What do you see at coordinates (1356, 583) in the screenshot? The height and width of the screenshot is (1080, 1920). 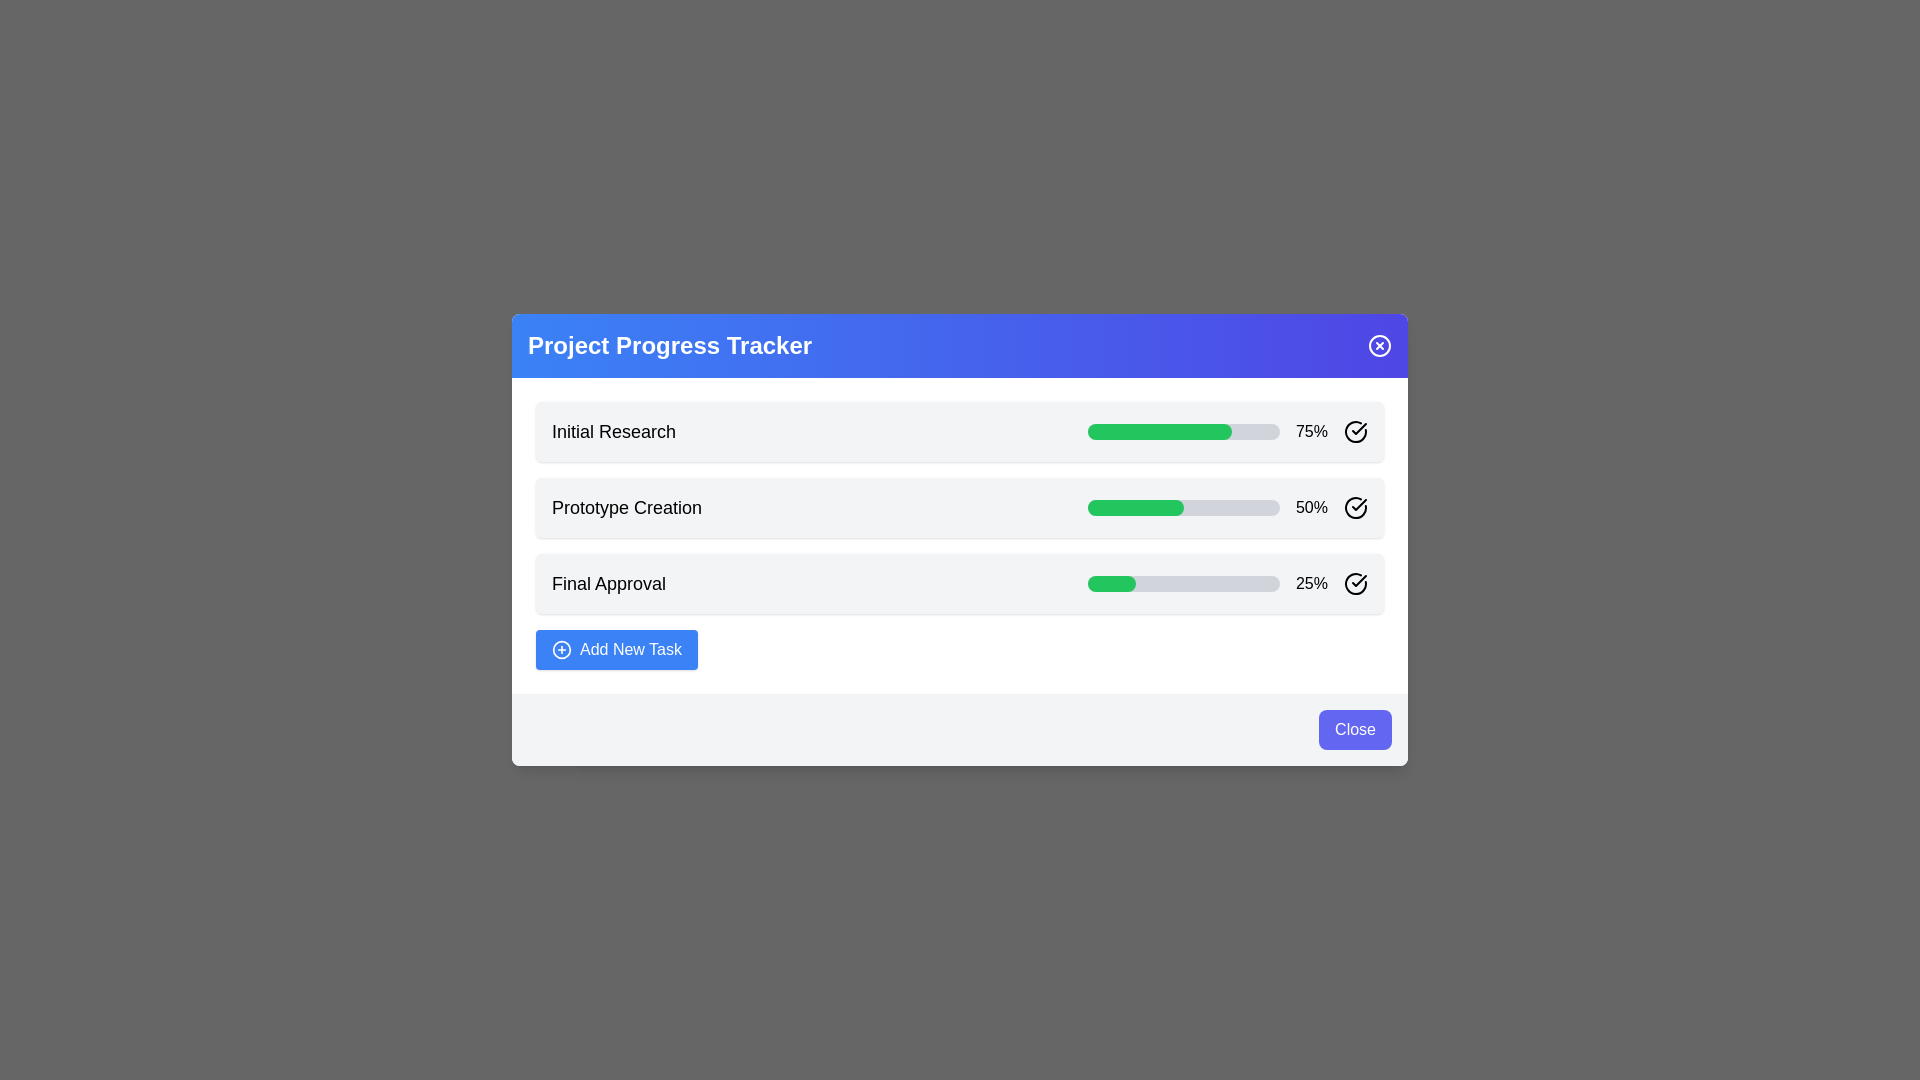 I see `the circular checkmark icon located at the far right of the 'Final Approval' progress row for further information or interaction` at bounding box center [1356, 583].